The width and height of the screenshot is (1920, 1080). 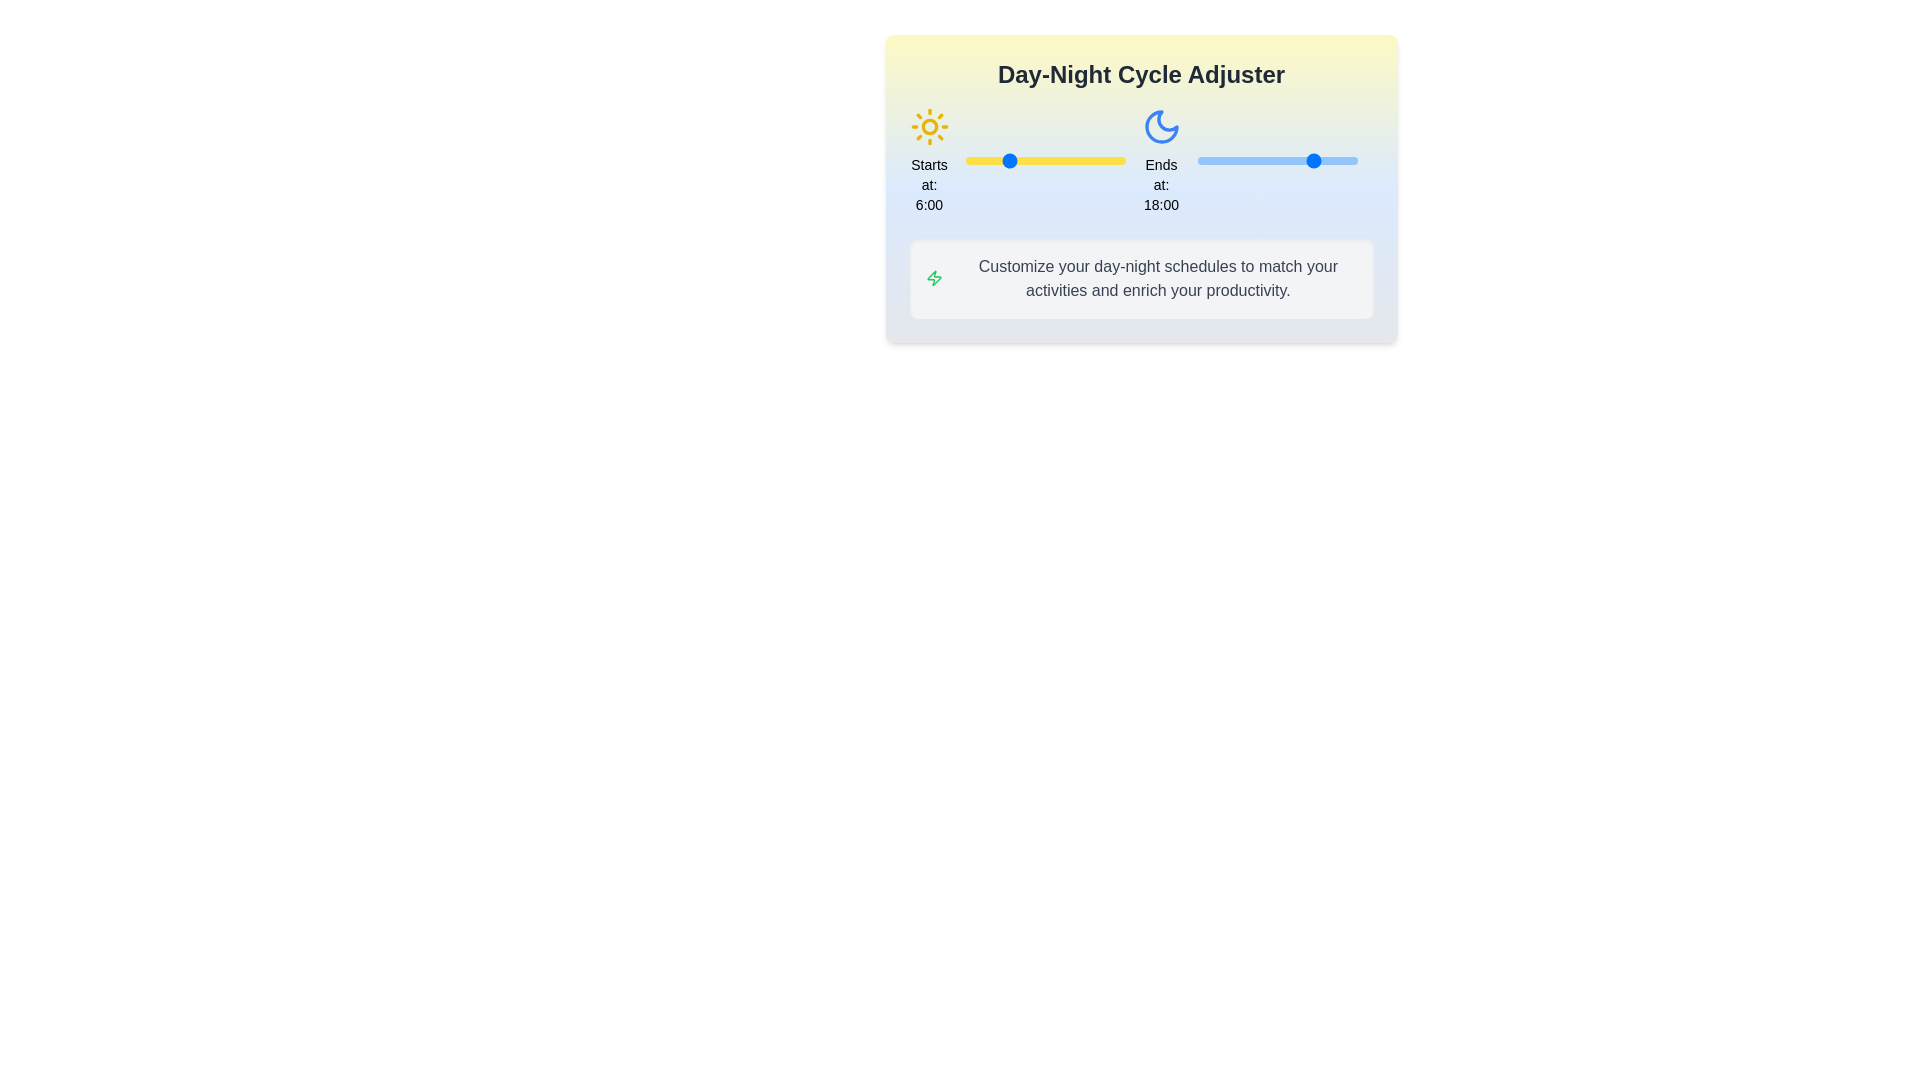 What do you see at coordinates (1243, 160) in the screenshot?
I see `the end time of the day cycle to 7 hours using the right slider` at bounding box center [1243, 160].